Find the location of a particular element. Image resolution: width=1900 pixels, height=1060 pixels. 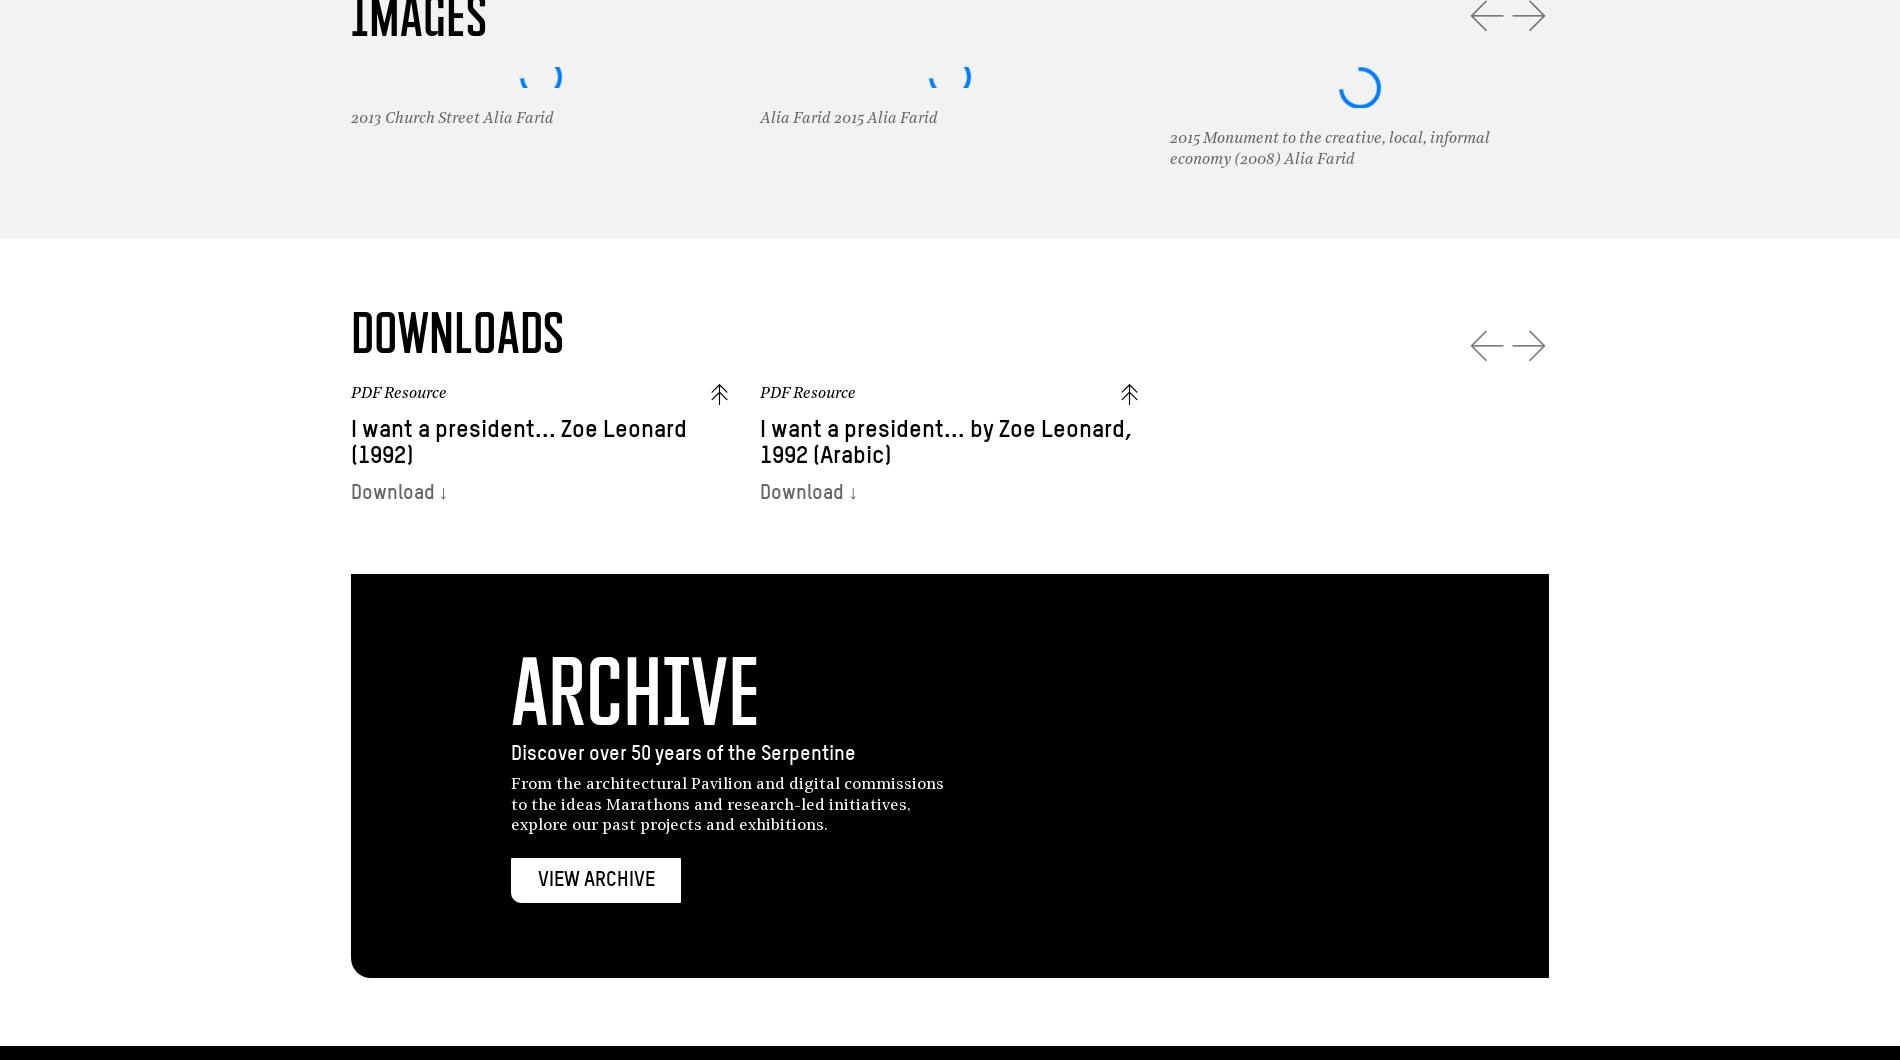

'2013
Church Street
Alia Farid' is located at coordinates (450, 117).